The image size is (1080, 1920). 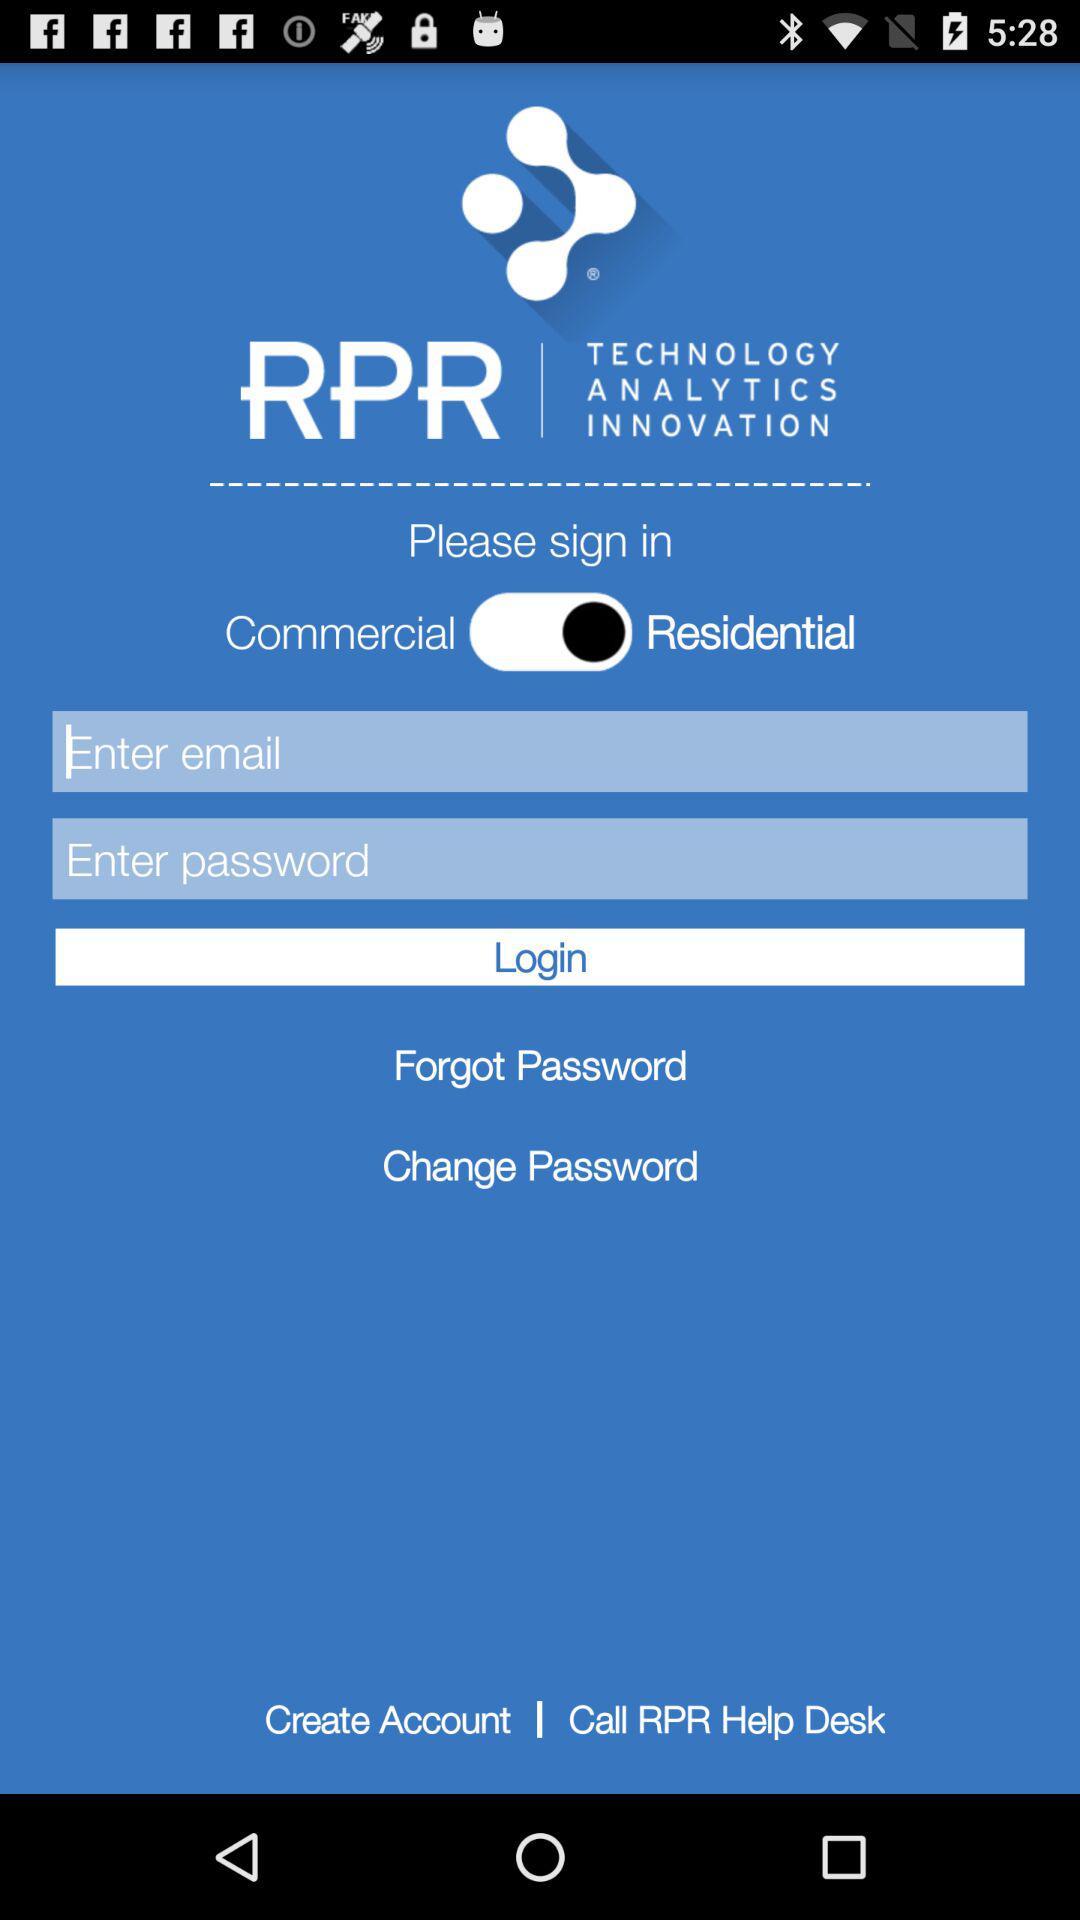 I want to click on the second text feed, so click(x=540, y=858).